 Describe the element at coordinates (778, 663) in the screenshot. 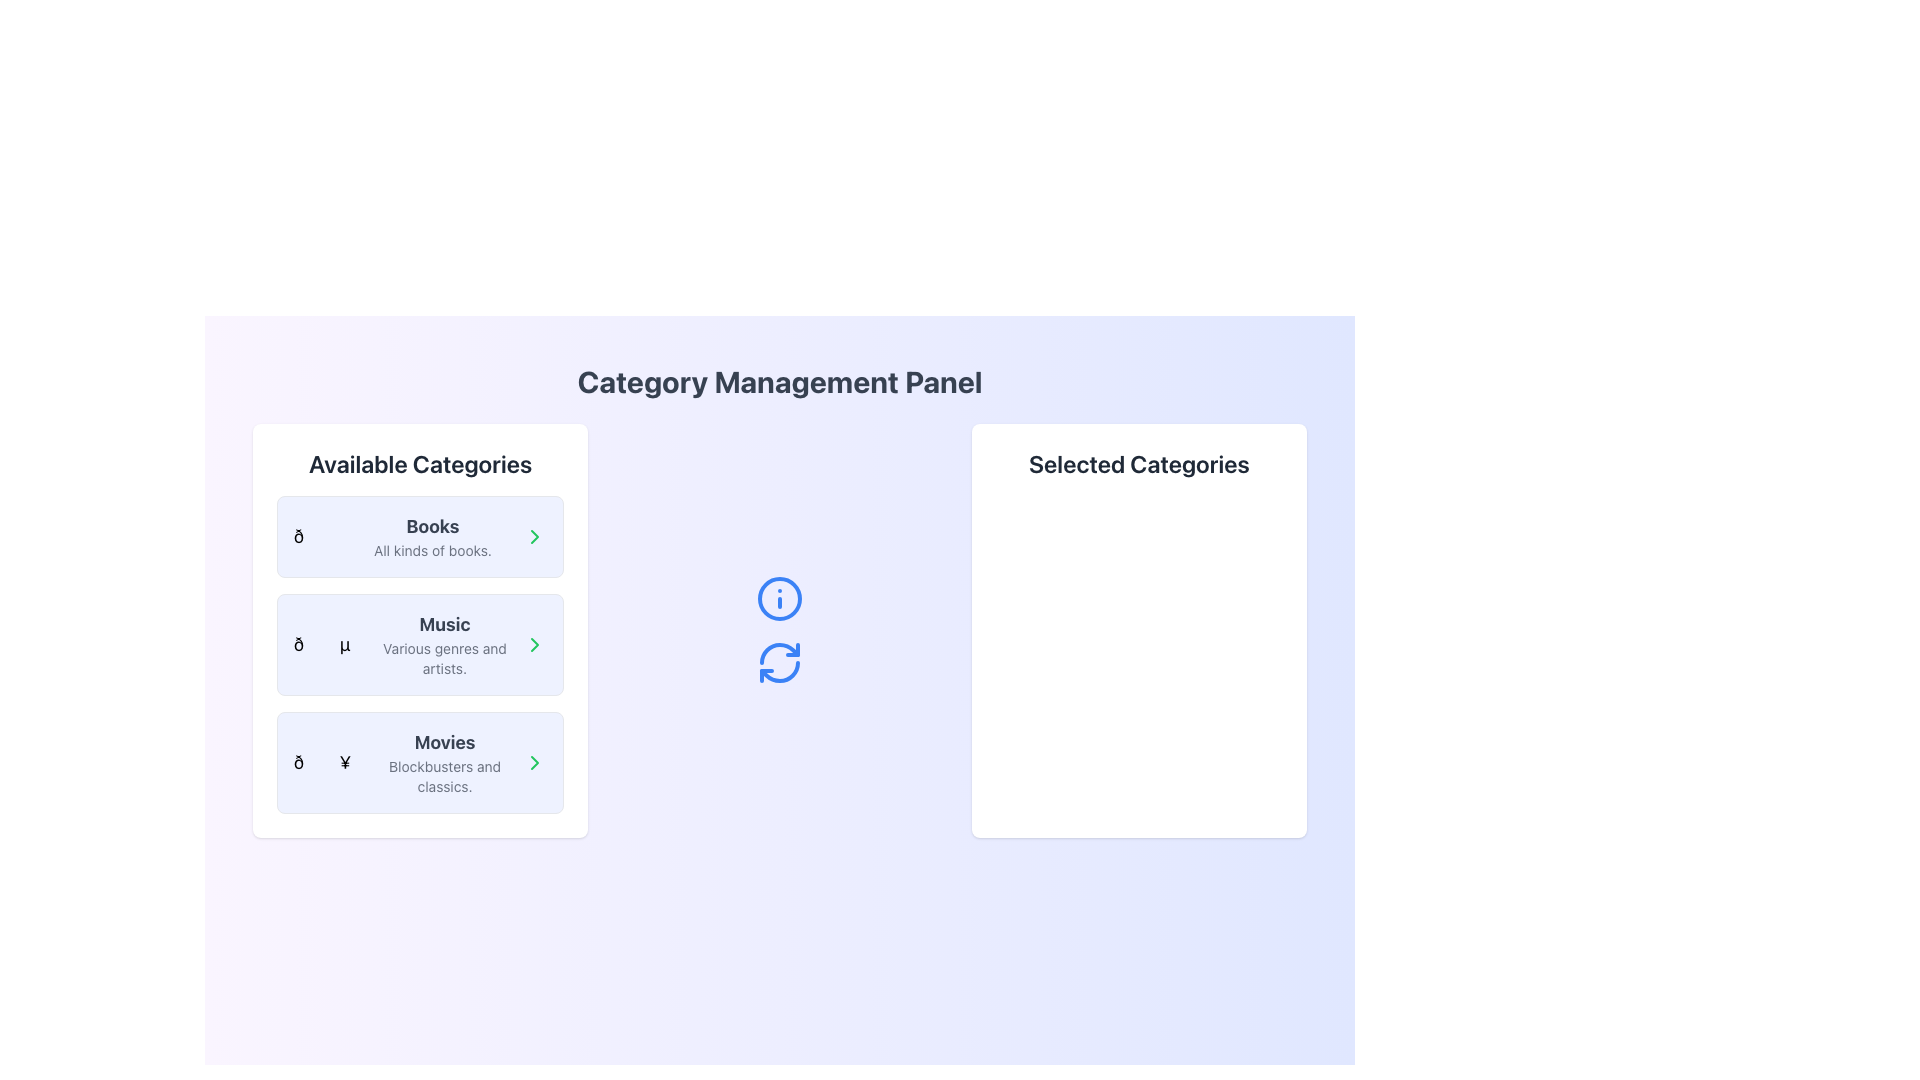

I see `the circular refresh icon with two arrows forming a loop, styled in blue, located below the information icon in the middle column of the layout` at that location.